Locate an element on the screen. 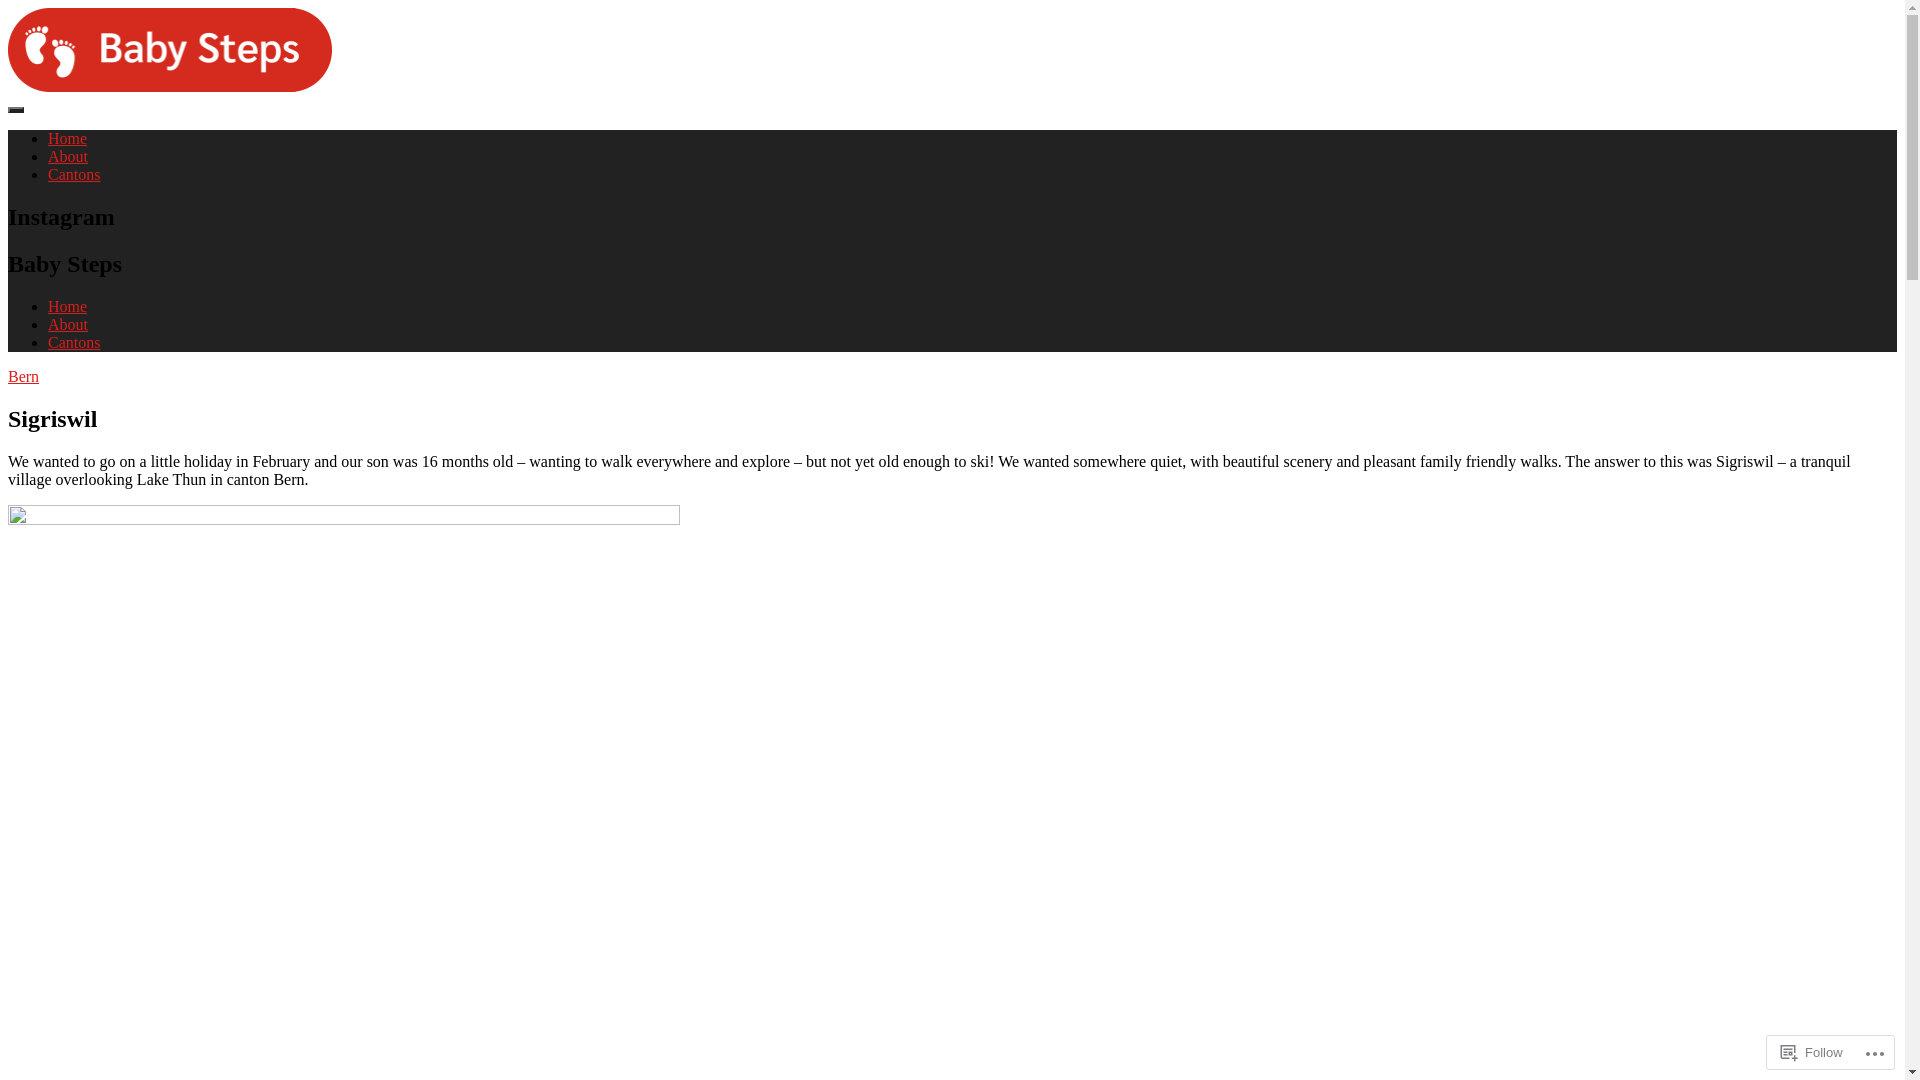 The width and height of the screenshot is (1920, 1080). 'Home' is located at coordinates (48, 306).